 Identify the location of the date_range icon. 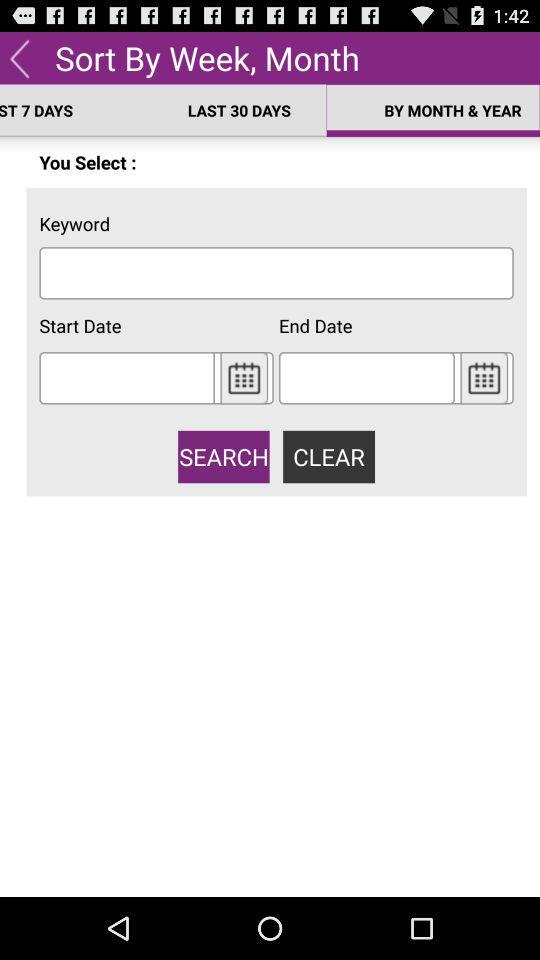
(244, 403).